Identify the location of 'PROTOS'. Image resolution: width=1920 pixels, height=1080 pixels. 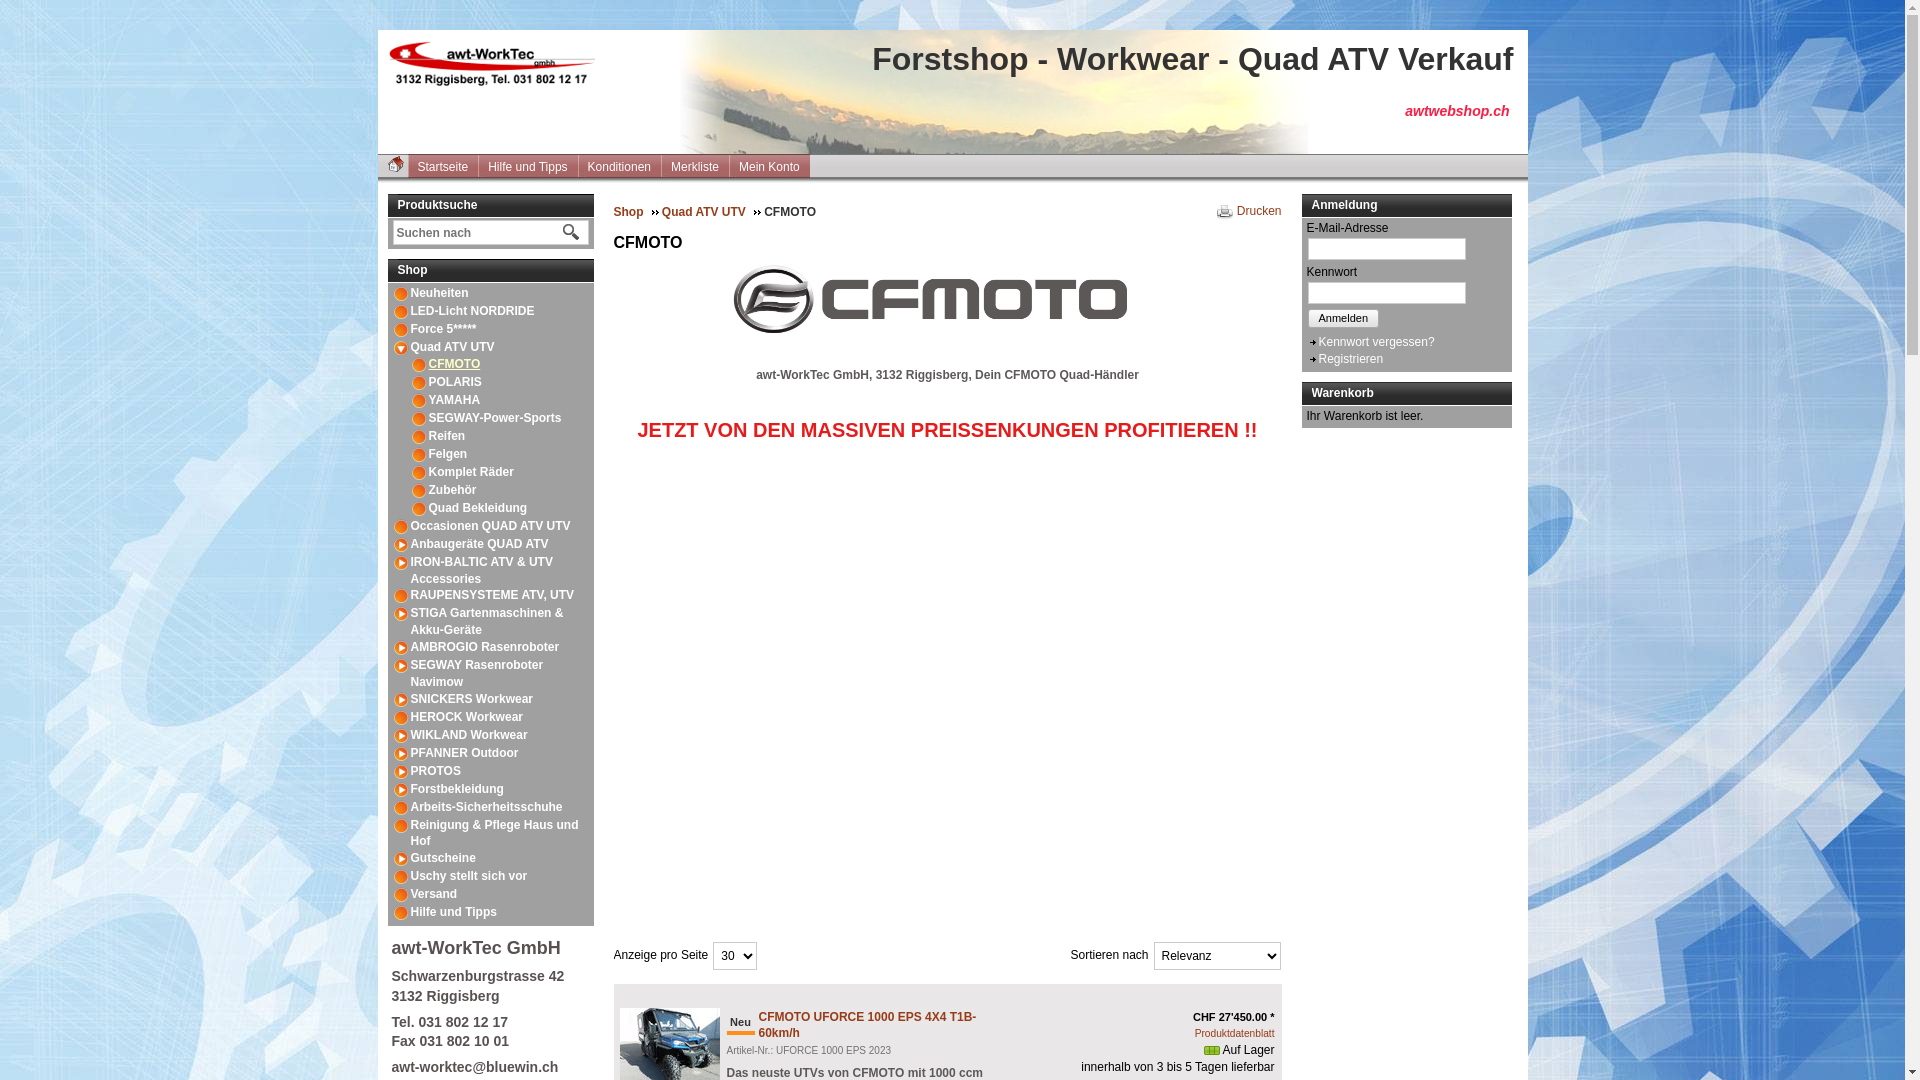
(435, 770).